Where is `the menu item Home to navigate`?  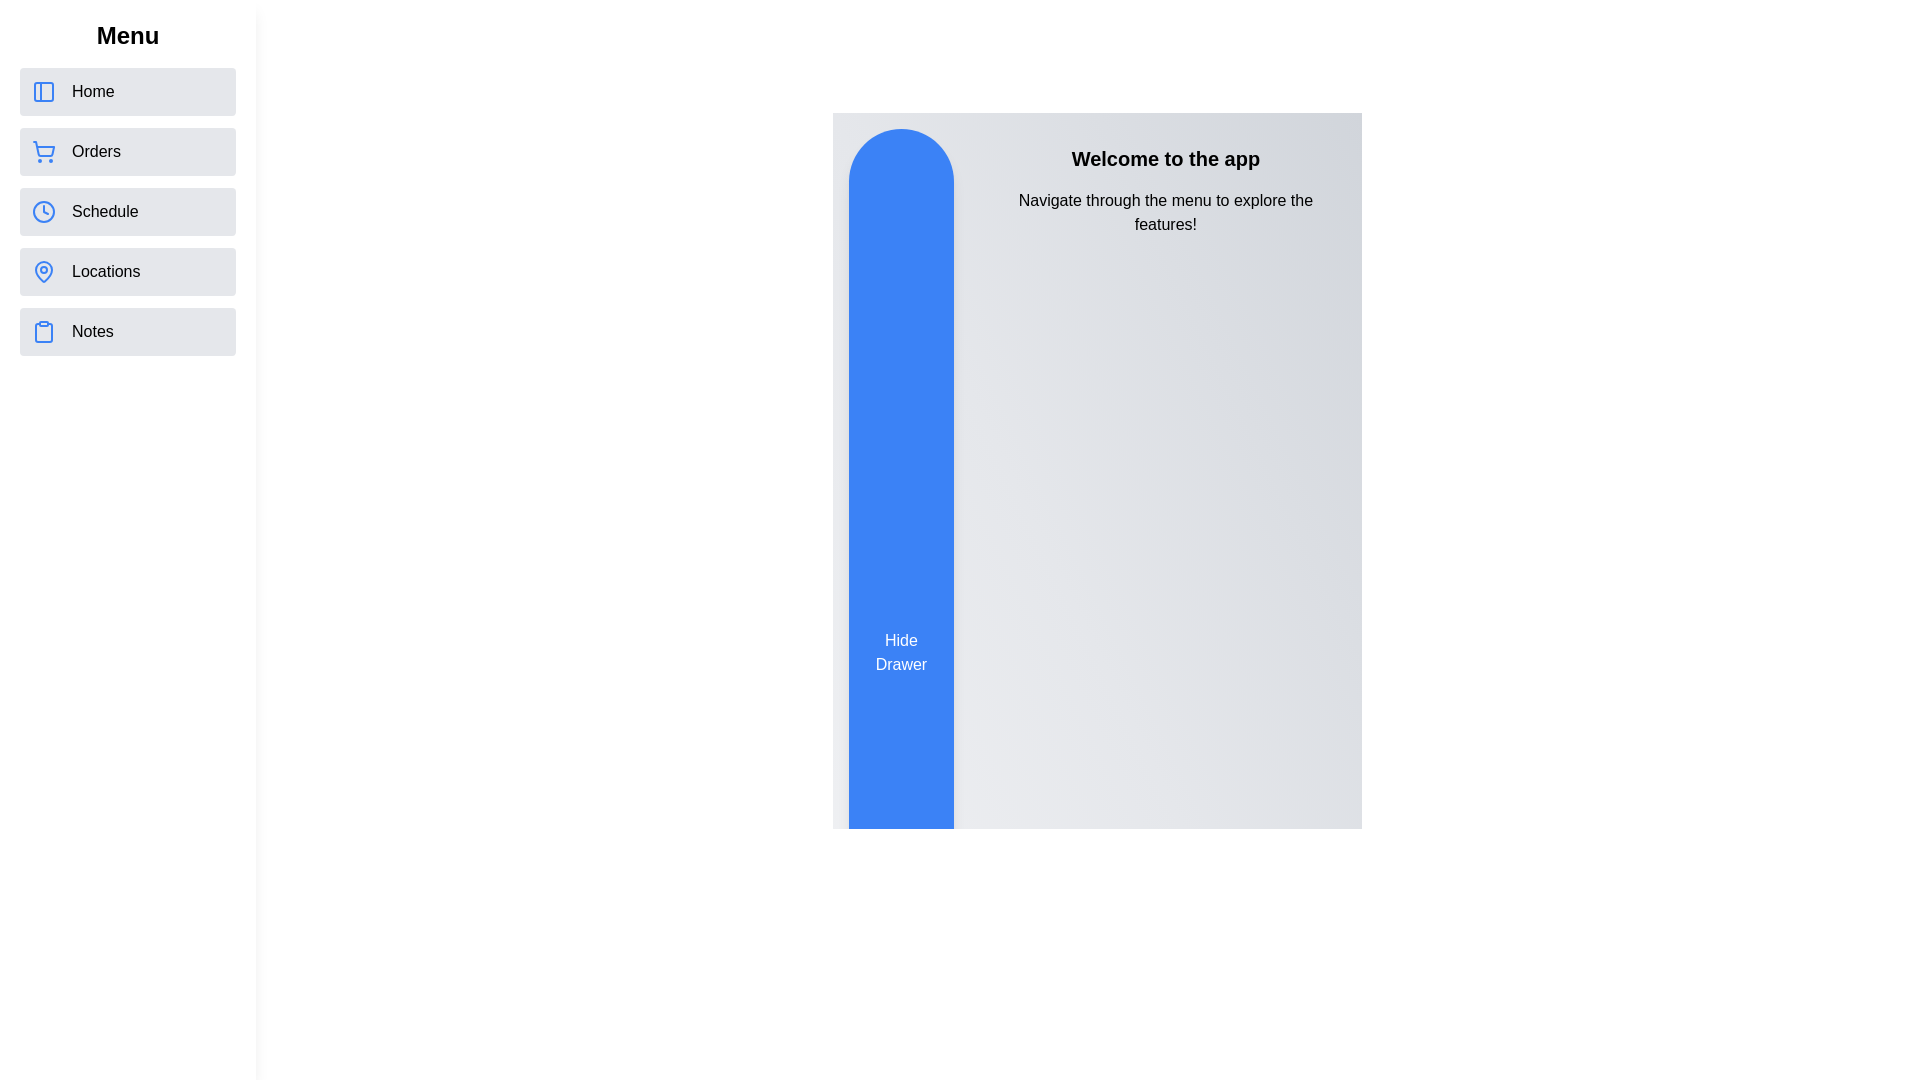 the menu item Home to navigate is located at coordinates (127, 92).